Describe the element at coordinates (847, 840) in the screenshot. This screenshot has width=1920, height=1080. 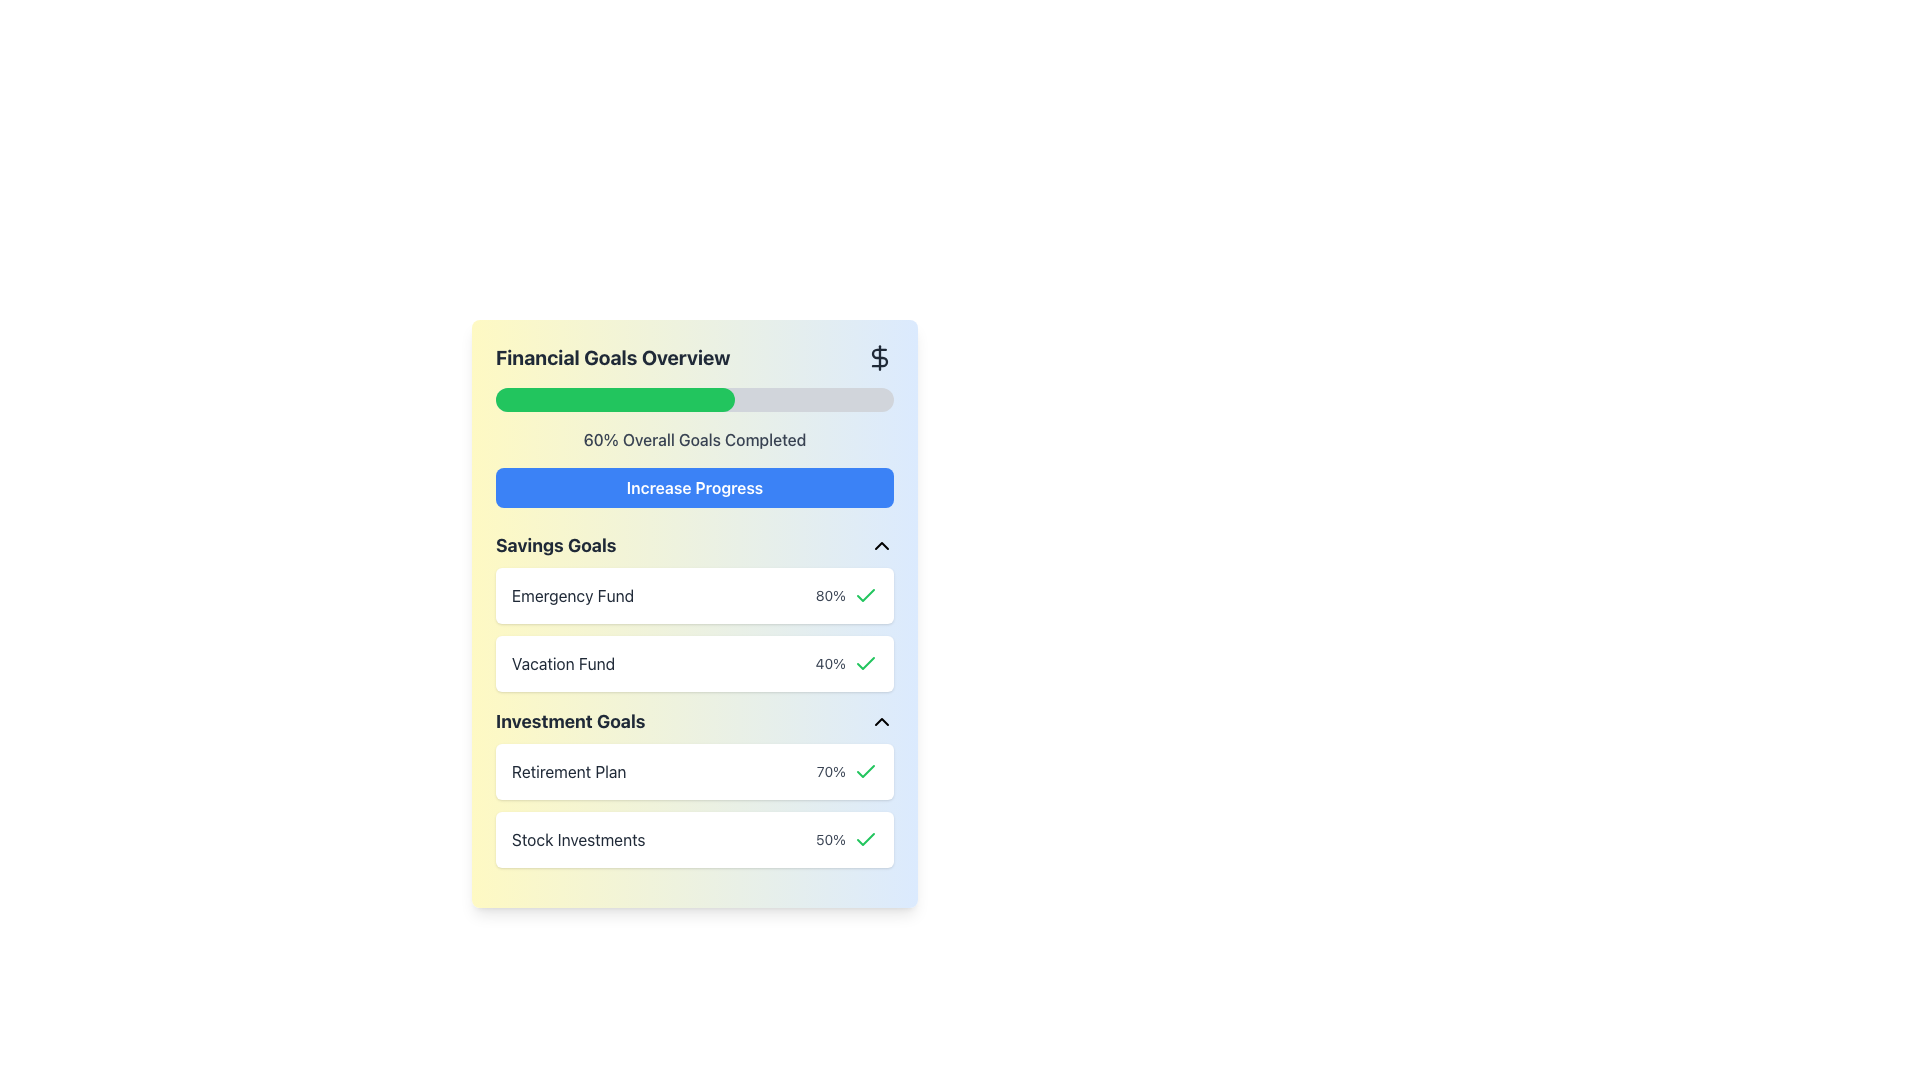
I see `the completion status of the Composite display showing '50%' with a green checkmark icon, located in the lower-right portion of the 'Stock Investments' card` at that location.